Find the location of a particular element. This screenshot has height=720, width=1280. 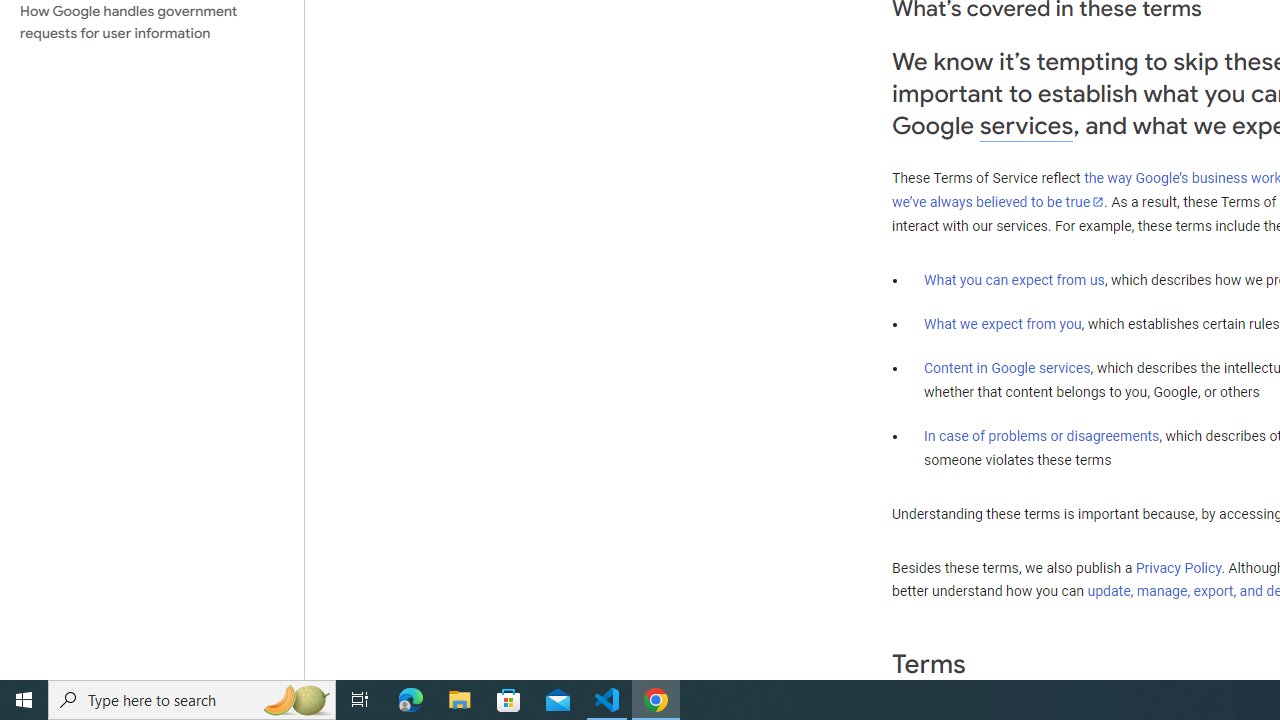

'In case of problems or disagreements' is located at coordinates (1040, 434).